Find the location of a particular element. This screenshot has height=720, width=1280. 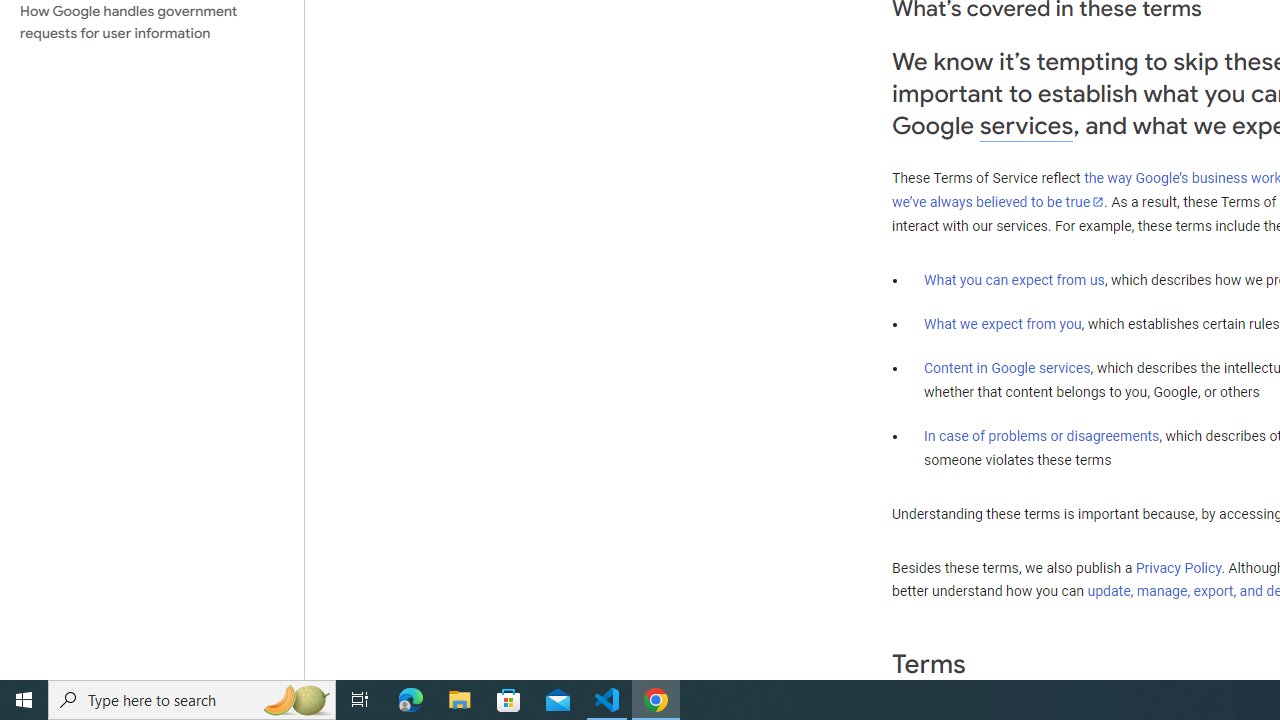

'In case of problems or disagreements' is located at coordinates (1040, 434).